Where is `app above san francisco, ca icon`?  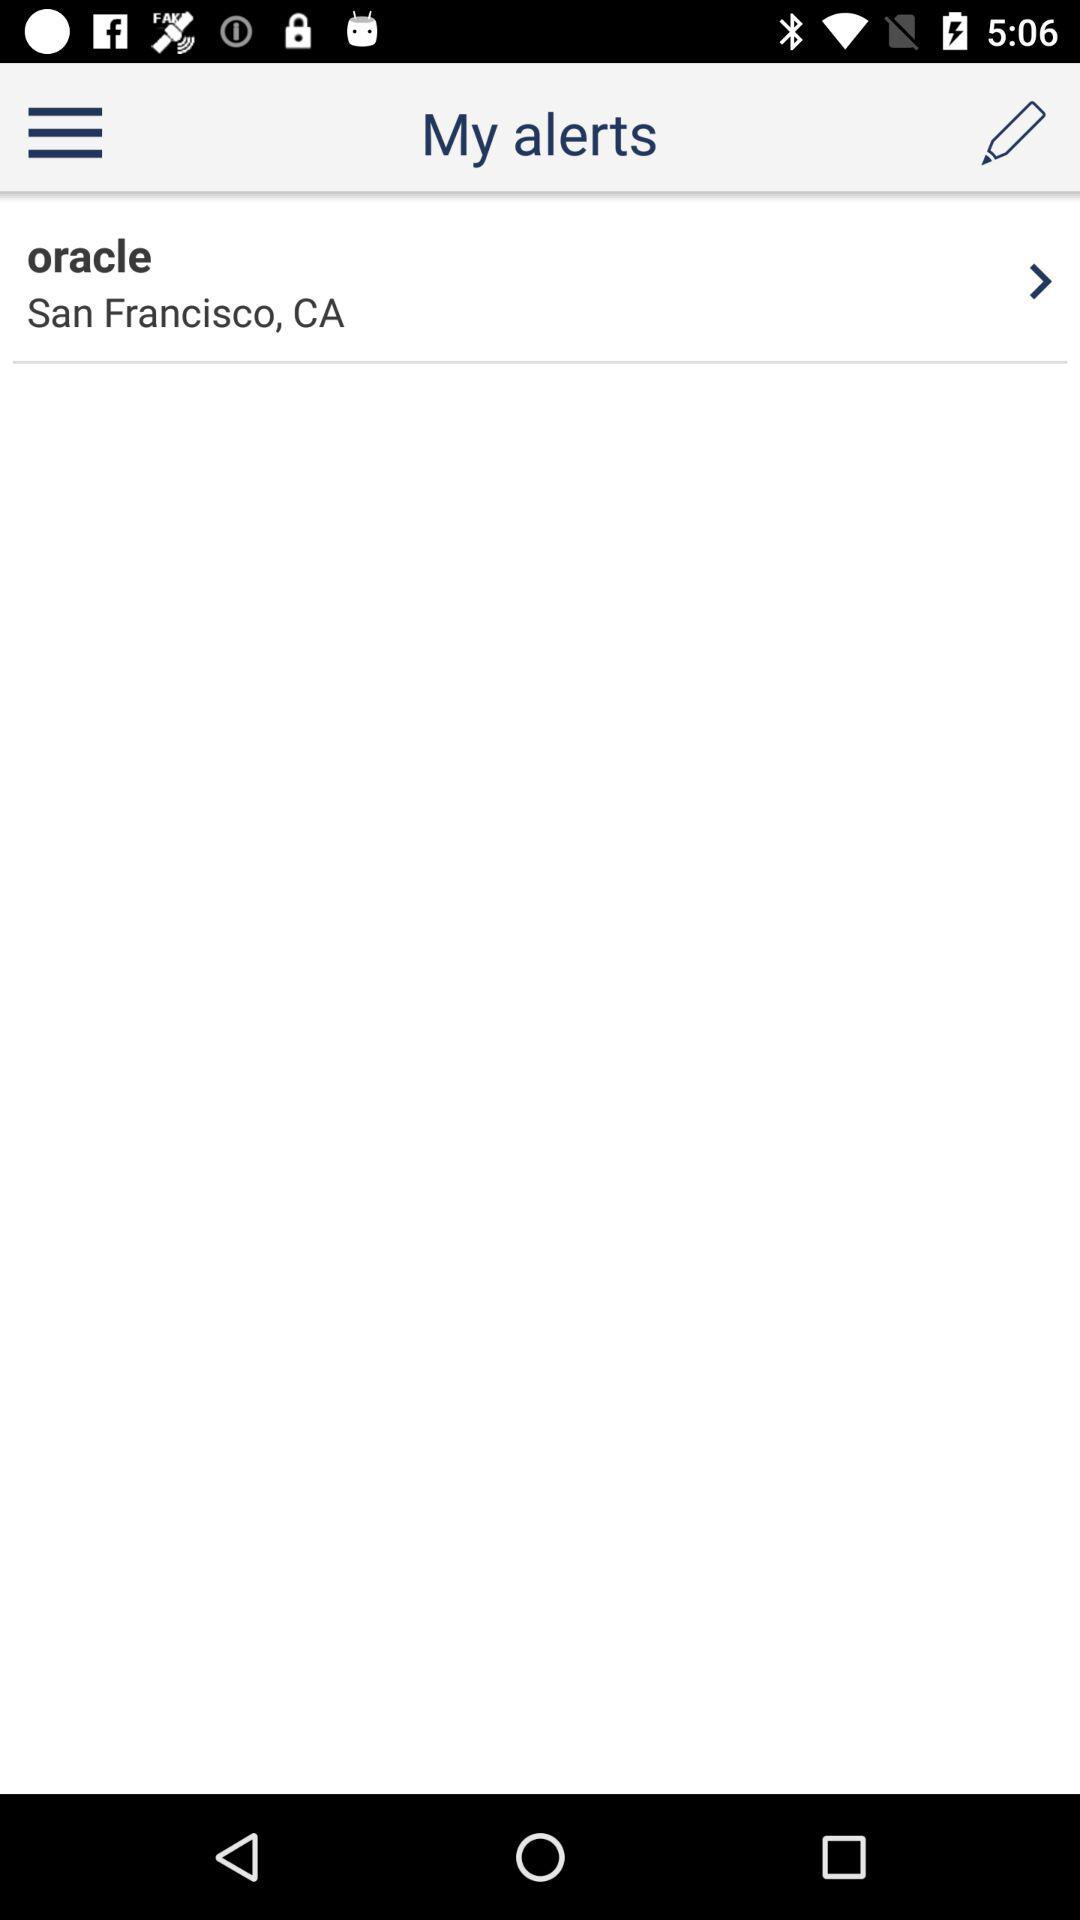 app above san francisco, ca icon is located at coordinates (88, 253).